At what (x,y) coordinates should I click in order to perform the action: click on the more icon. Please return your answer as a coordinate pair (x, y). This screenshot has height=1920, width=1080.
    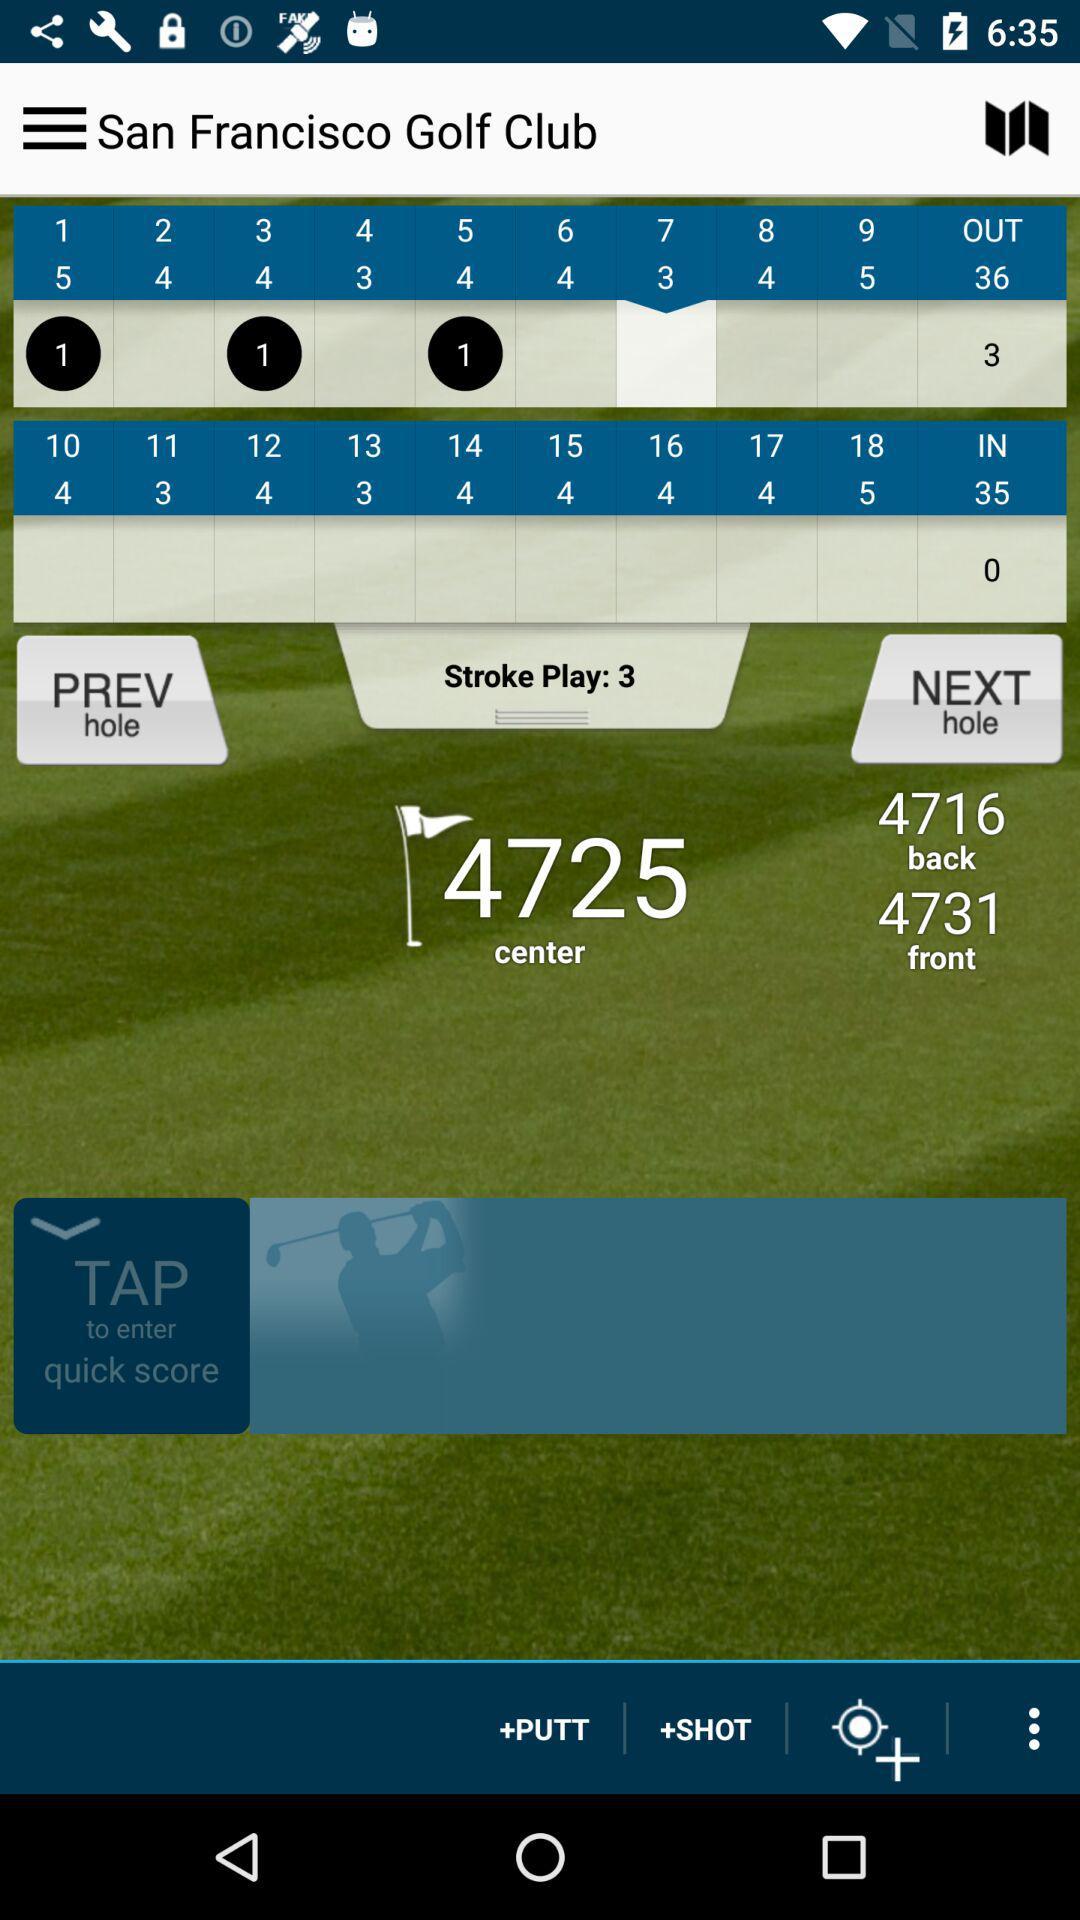
    Looking at the image, I should click on (1014, 1727).